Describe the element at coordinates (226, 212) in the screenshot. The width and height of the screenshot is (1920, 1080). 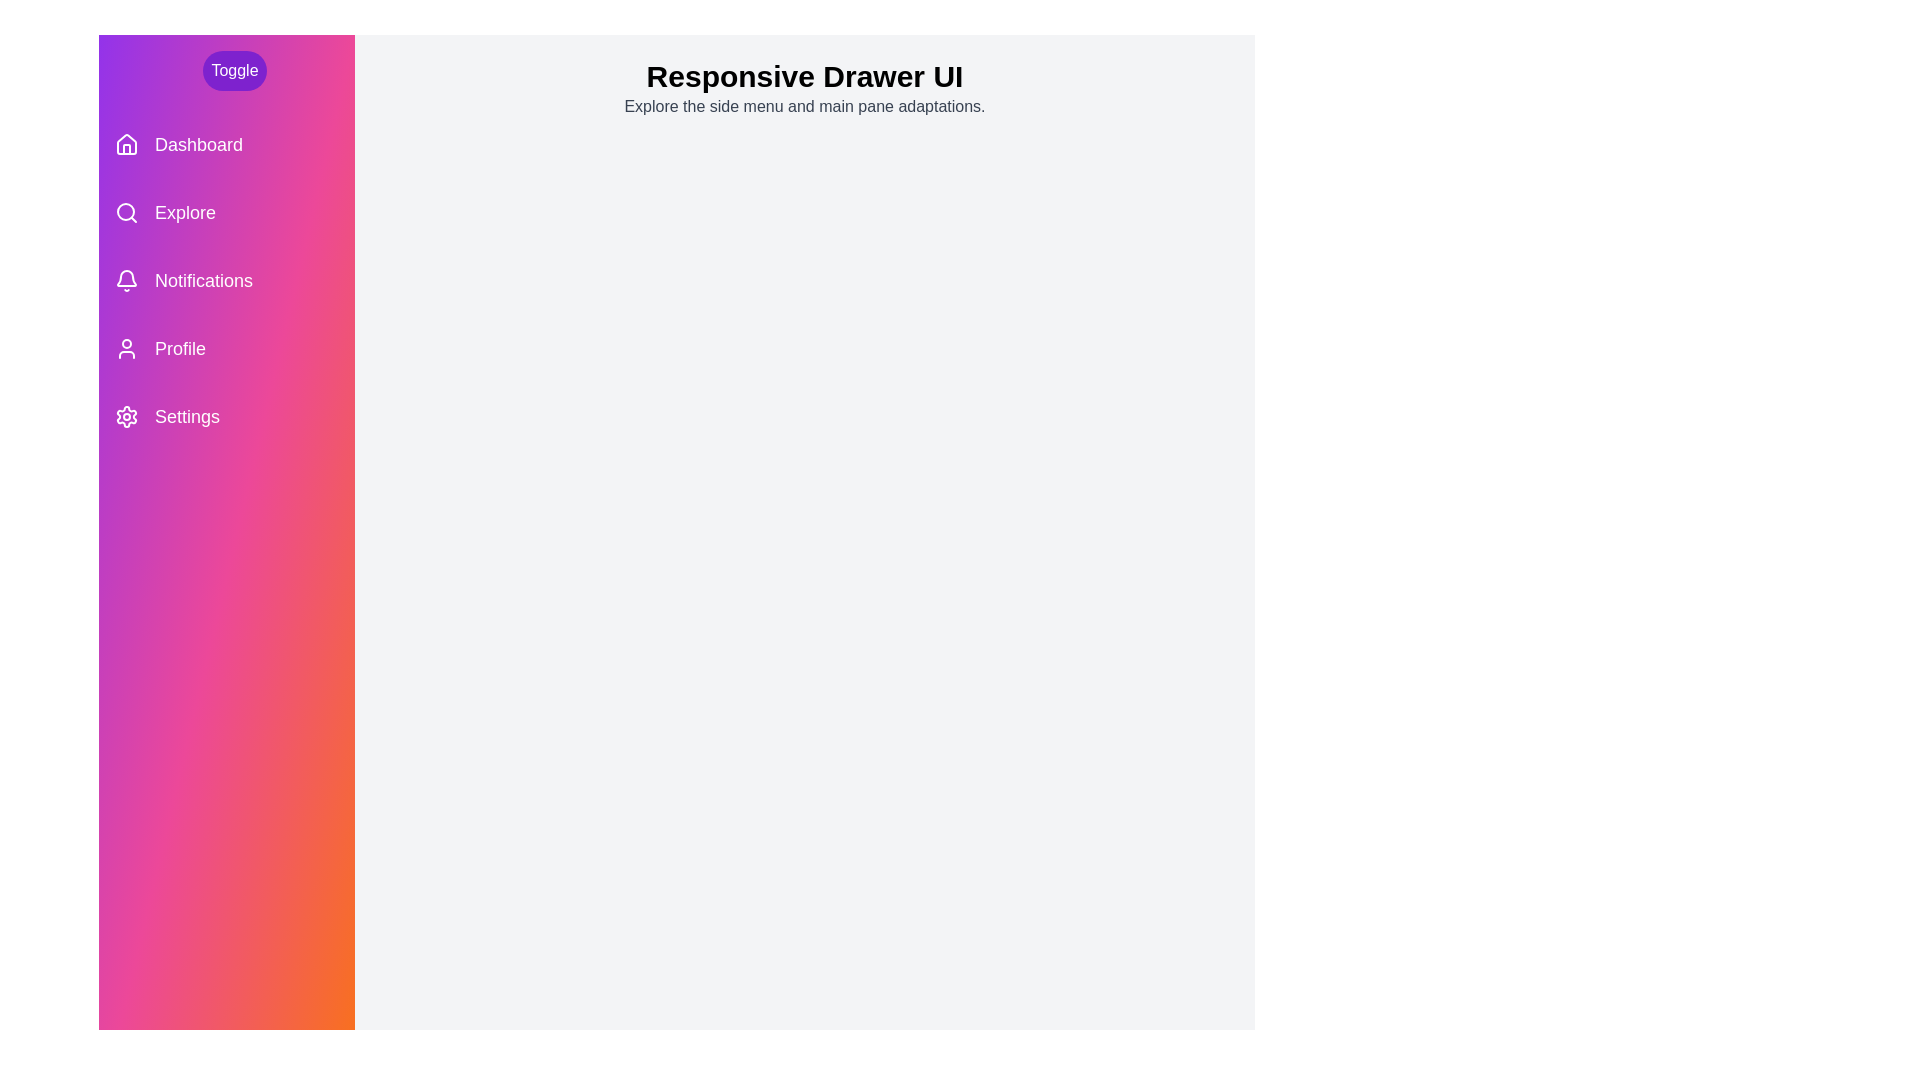
I see `the menu item Explore to observe its visual feedback` at that location.